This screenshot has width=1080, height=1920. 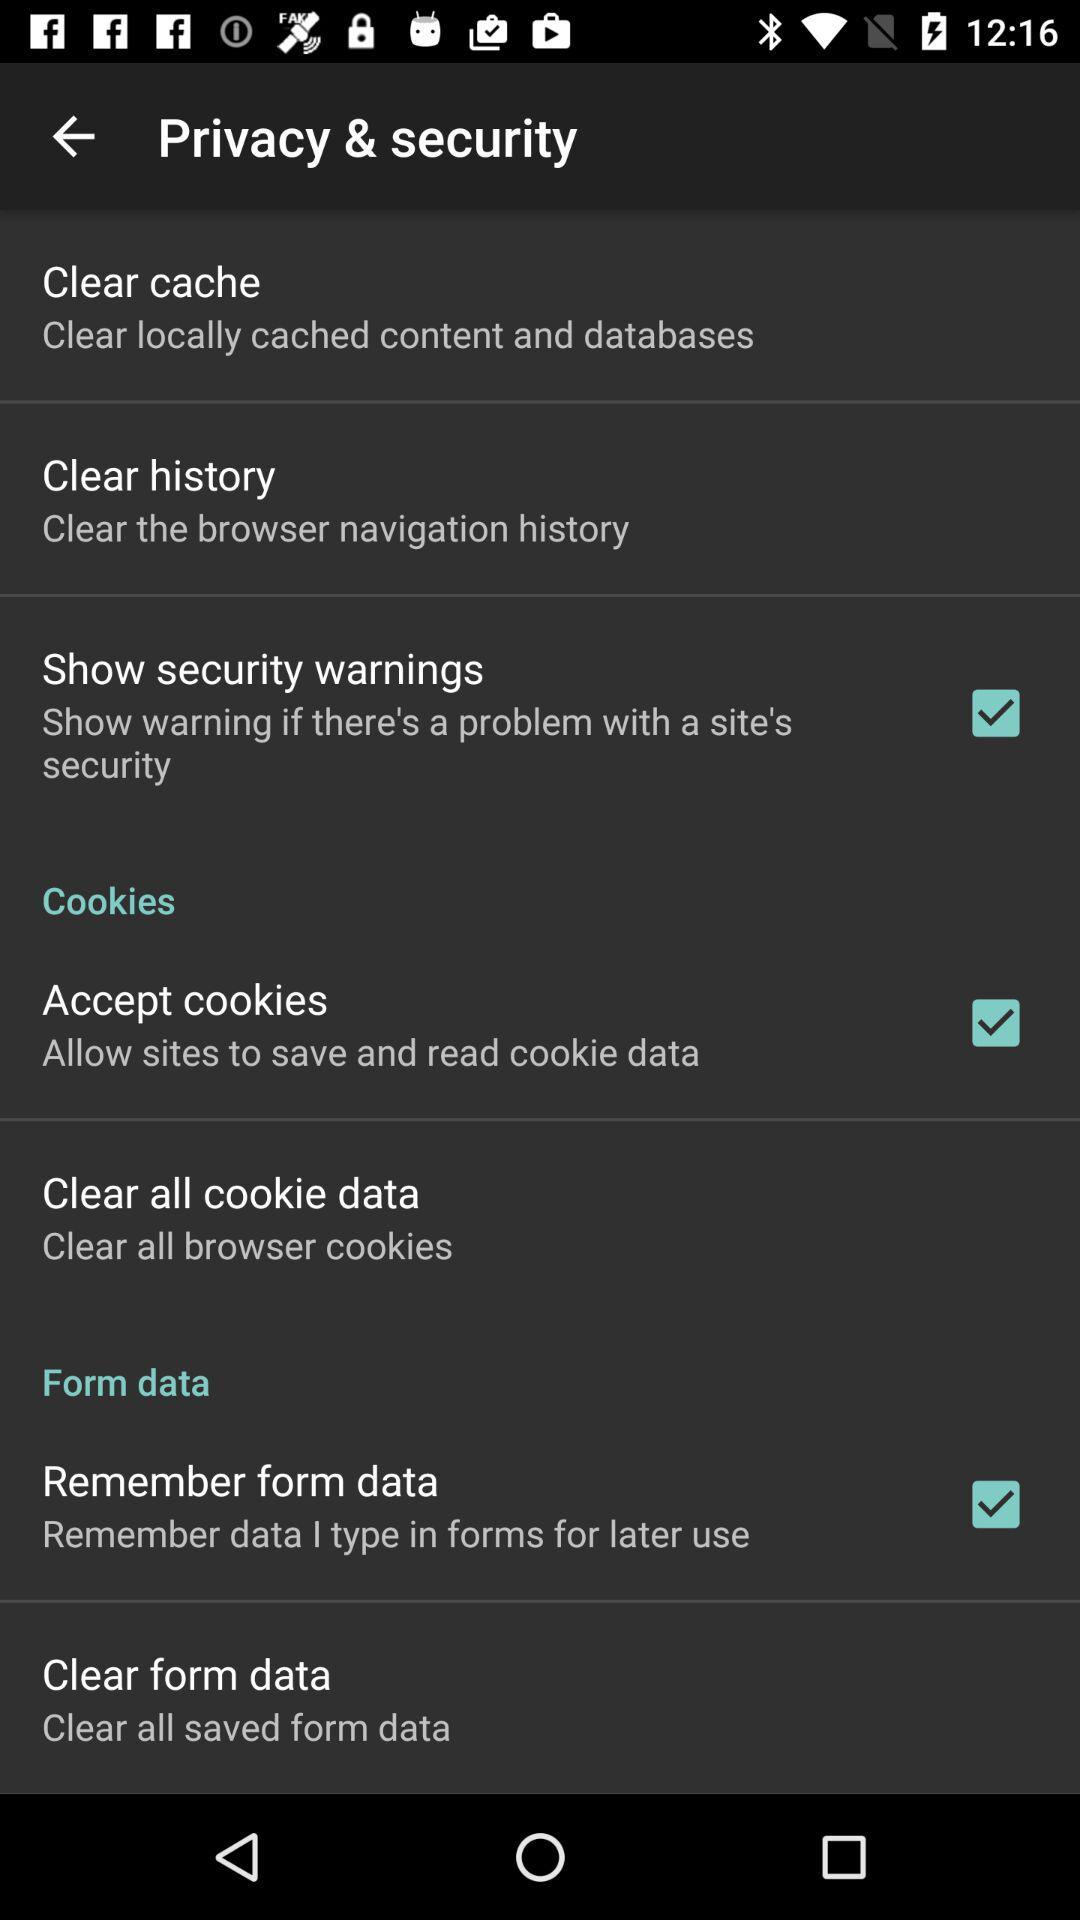 What do you see at coordinates (398, 333) in the screenshot?
I see `the item below clear cache item` at bounding box center [398, 333].